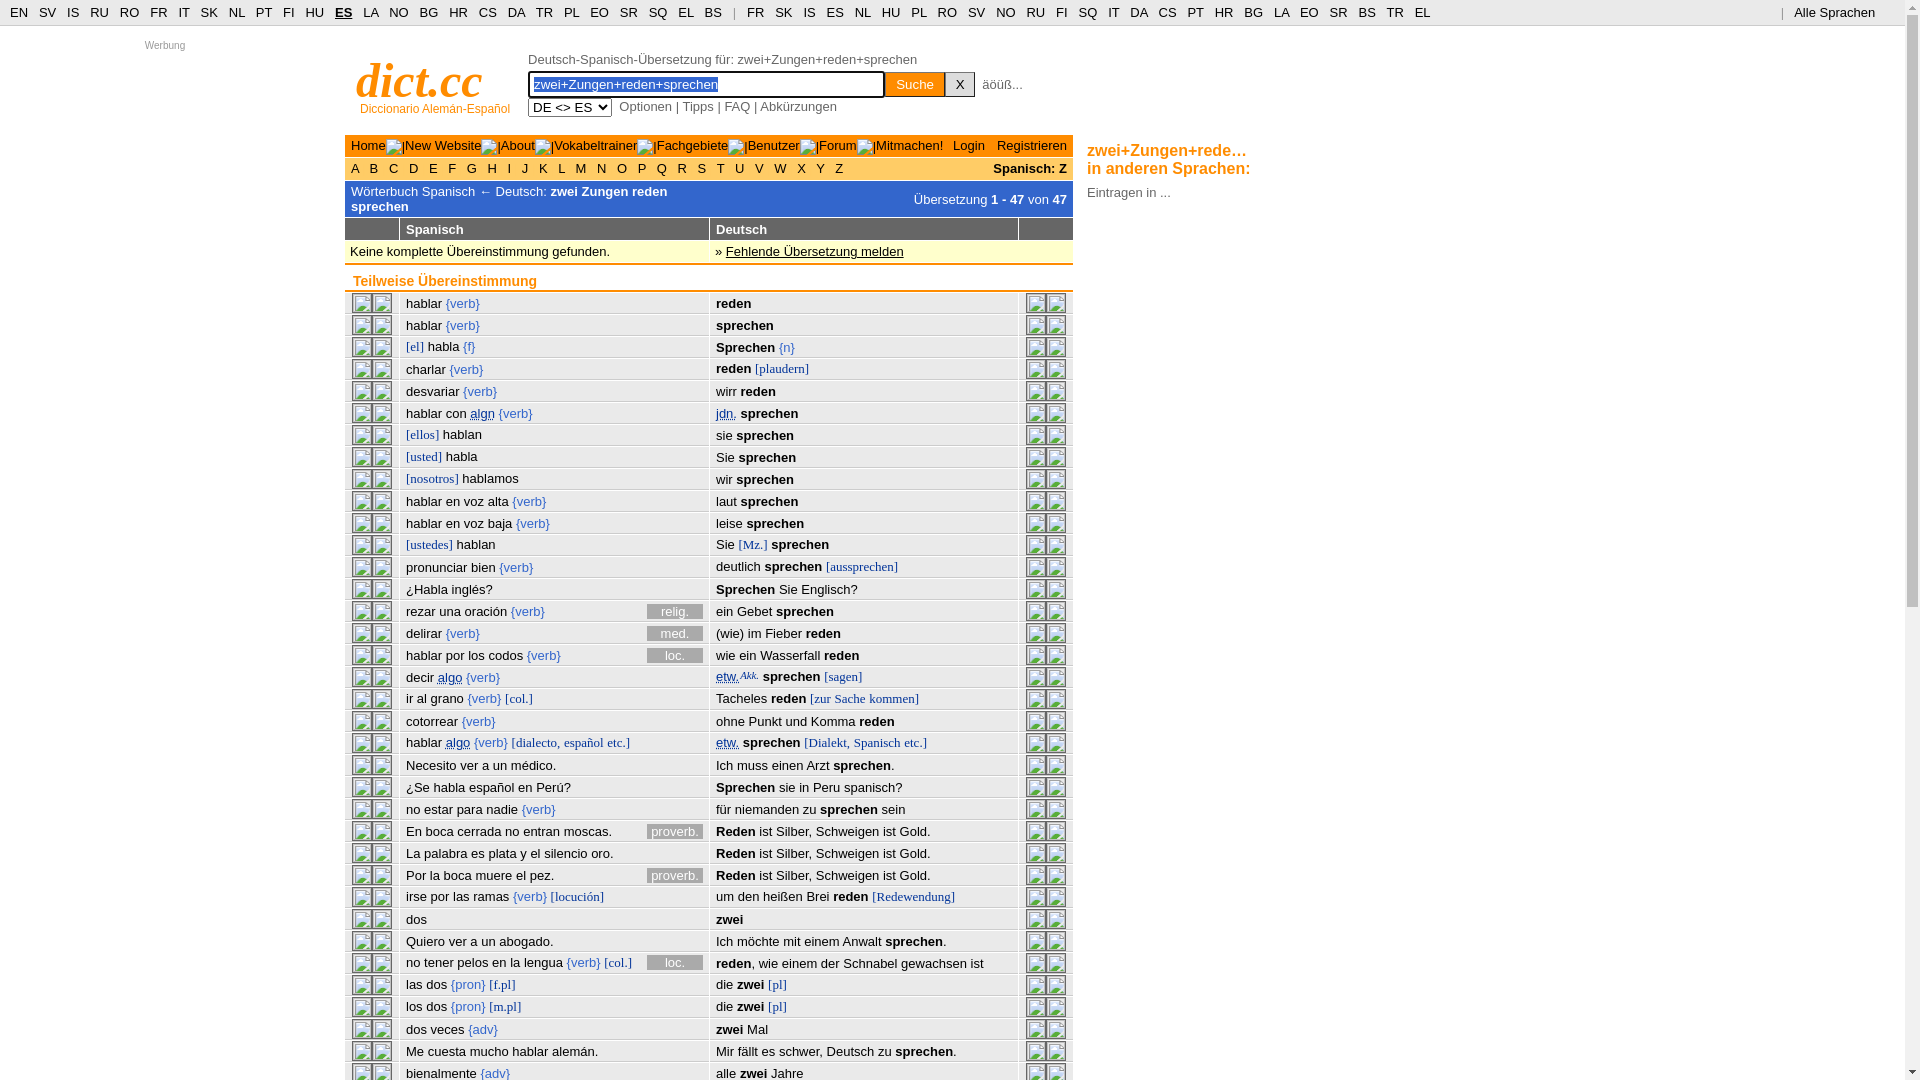 This screenshot has height=1080, width=1920. What do you see at coordinates (473, 522) in the screenshot?
I see `'voz'` at bounding box center [473, 522].